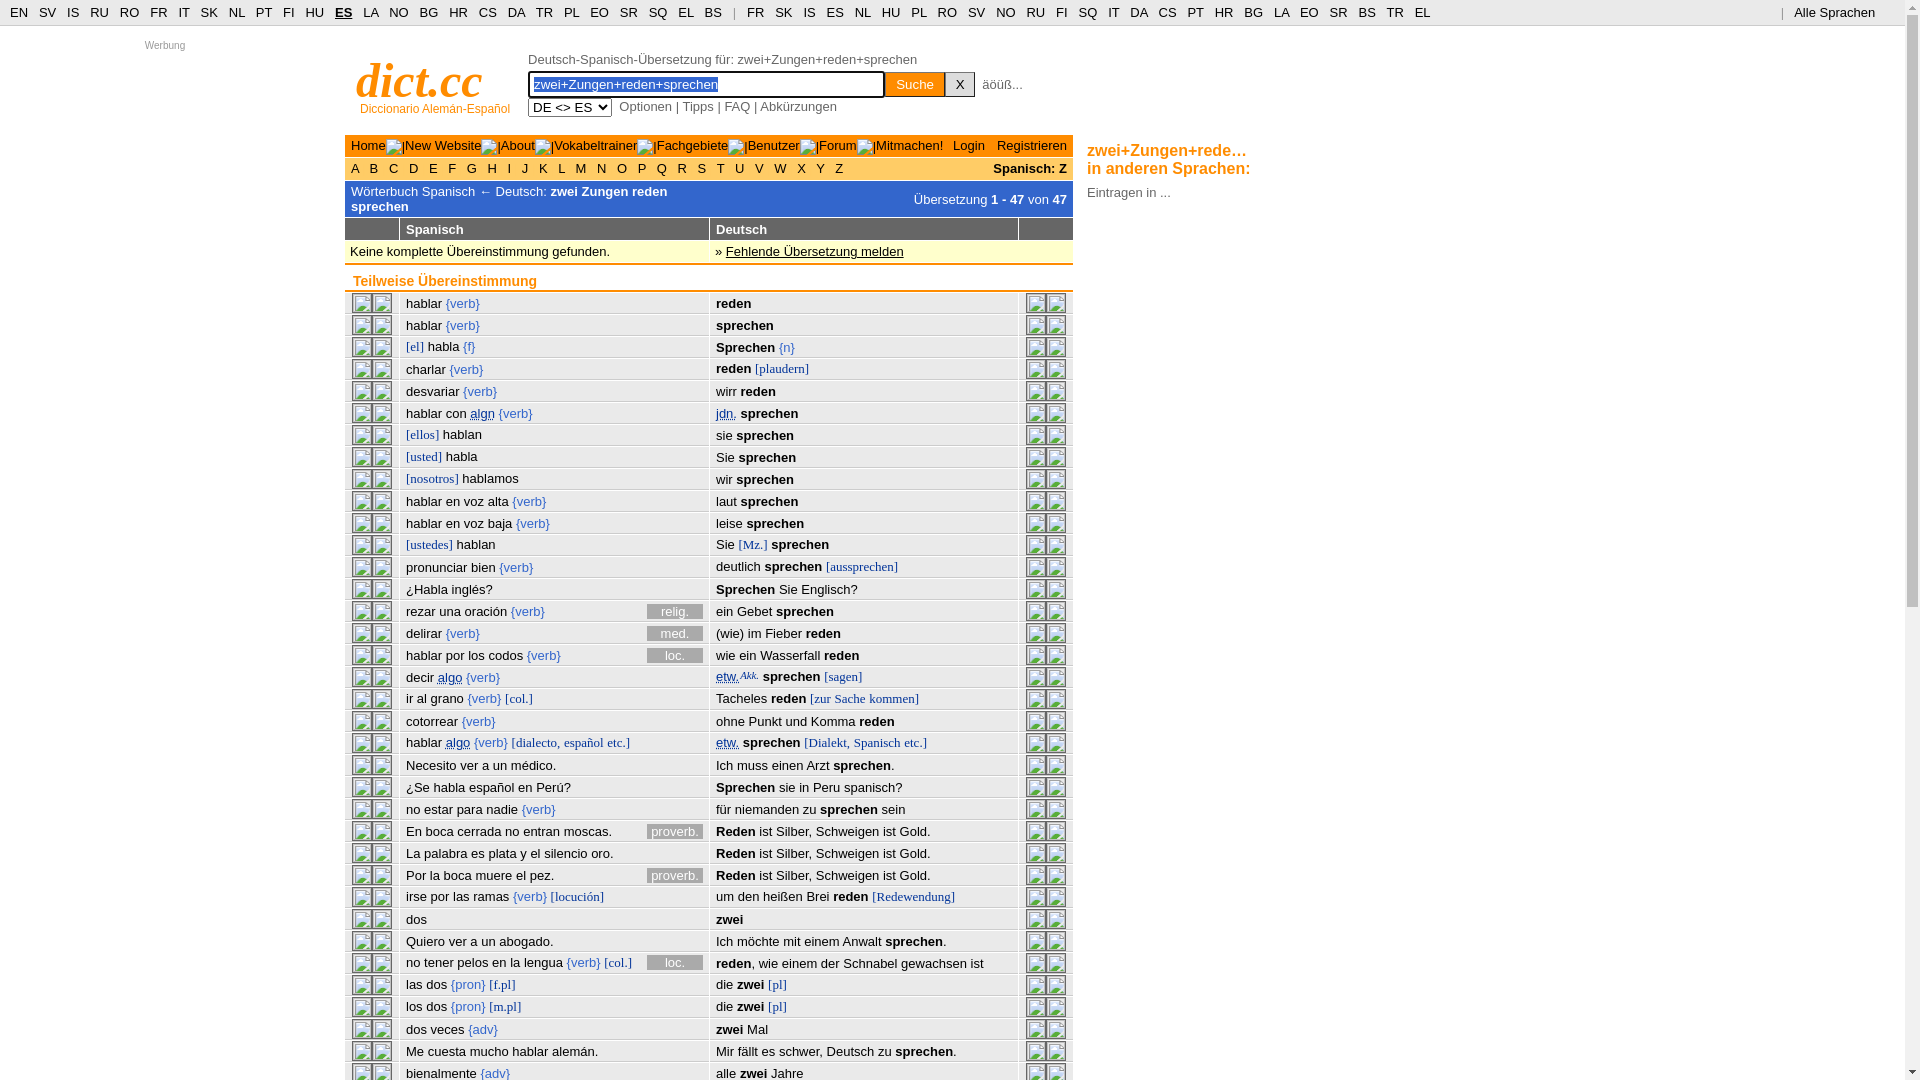 This screenshot has height=1080, width=1920. What do you see at coordinates (473, 522) in the screenshot?
I see `'voz'` at bounding box center [473, 522].